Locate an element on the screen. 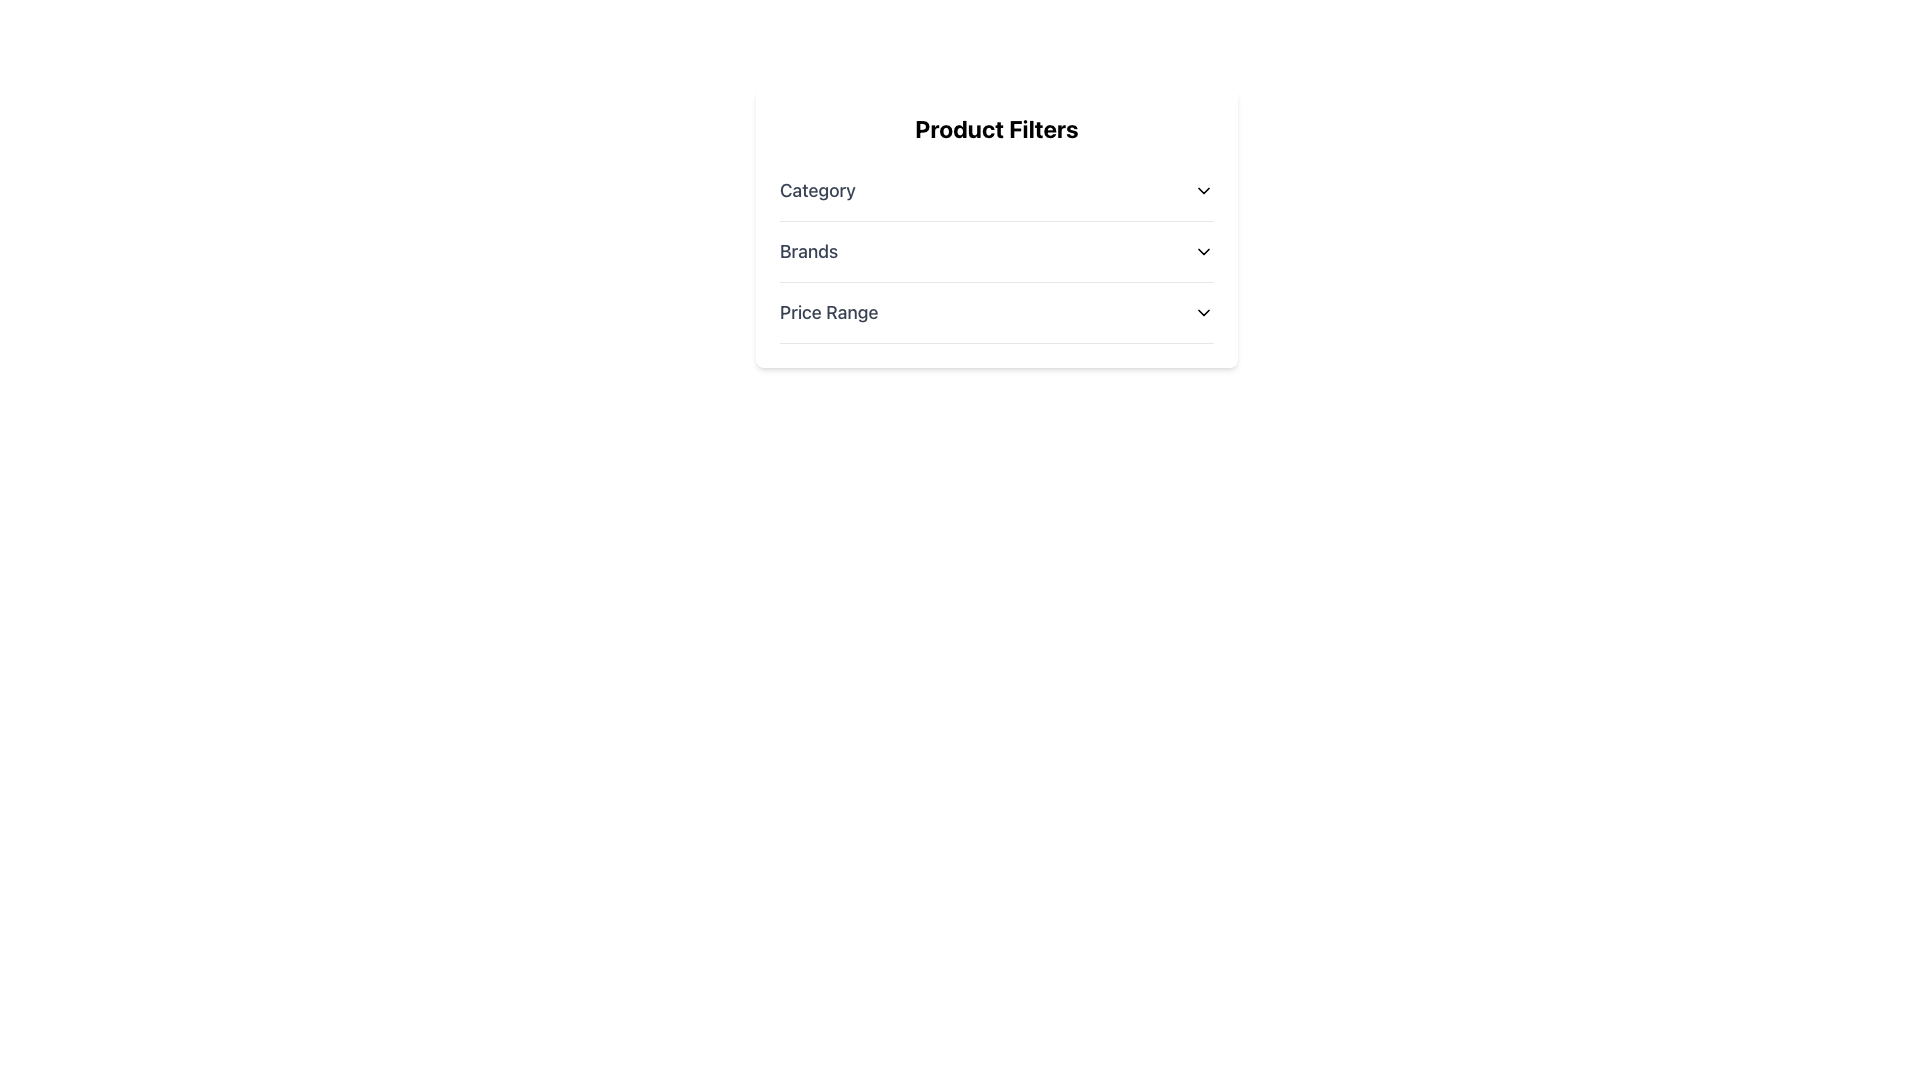  the Dropdown menu toggle in the 'Product Filters' section is located at coordinates (997, 191).